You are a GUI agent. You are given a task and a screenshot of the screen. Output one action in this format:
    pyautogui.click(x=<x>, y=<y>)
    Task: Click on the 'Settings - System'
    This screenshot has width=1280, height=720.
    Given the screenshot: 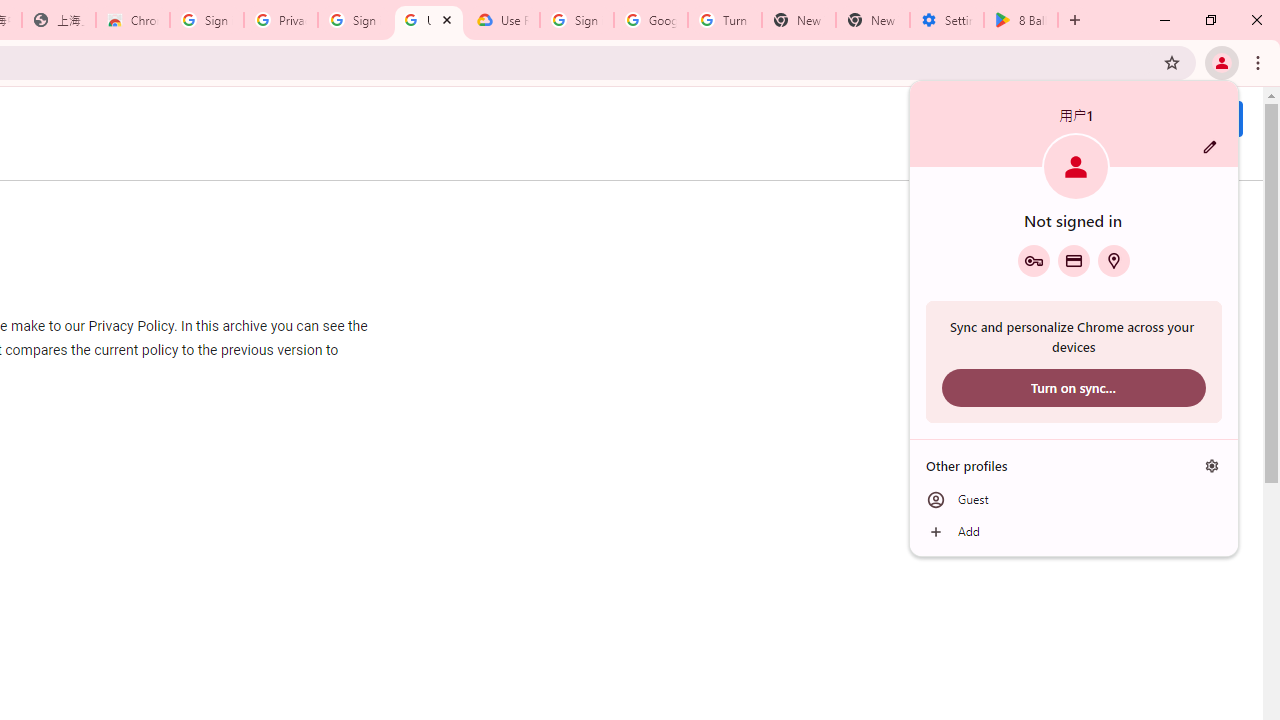 What is the action you would take?
    pyautogui.click(x=946, y=20)
    